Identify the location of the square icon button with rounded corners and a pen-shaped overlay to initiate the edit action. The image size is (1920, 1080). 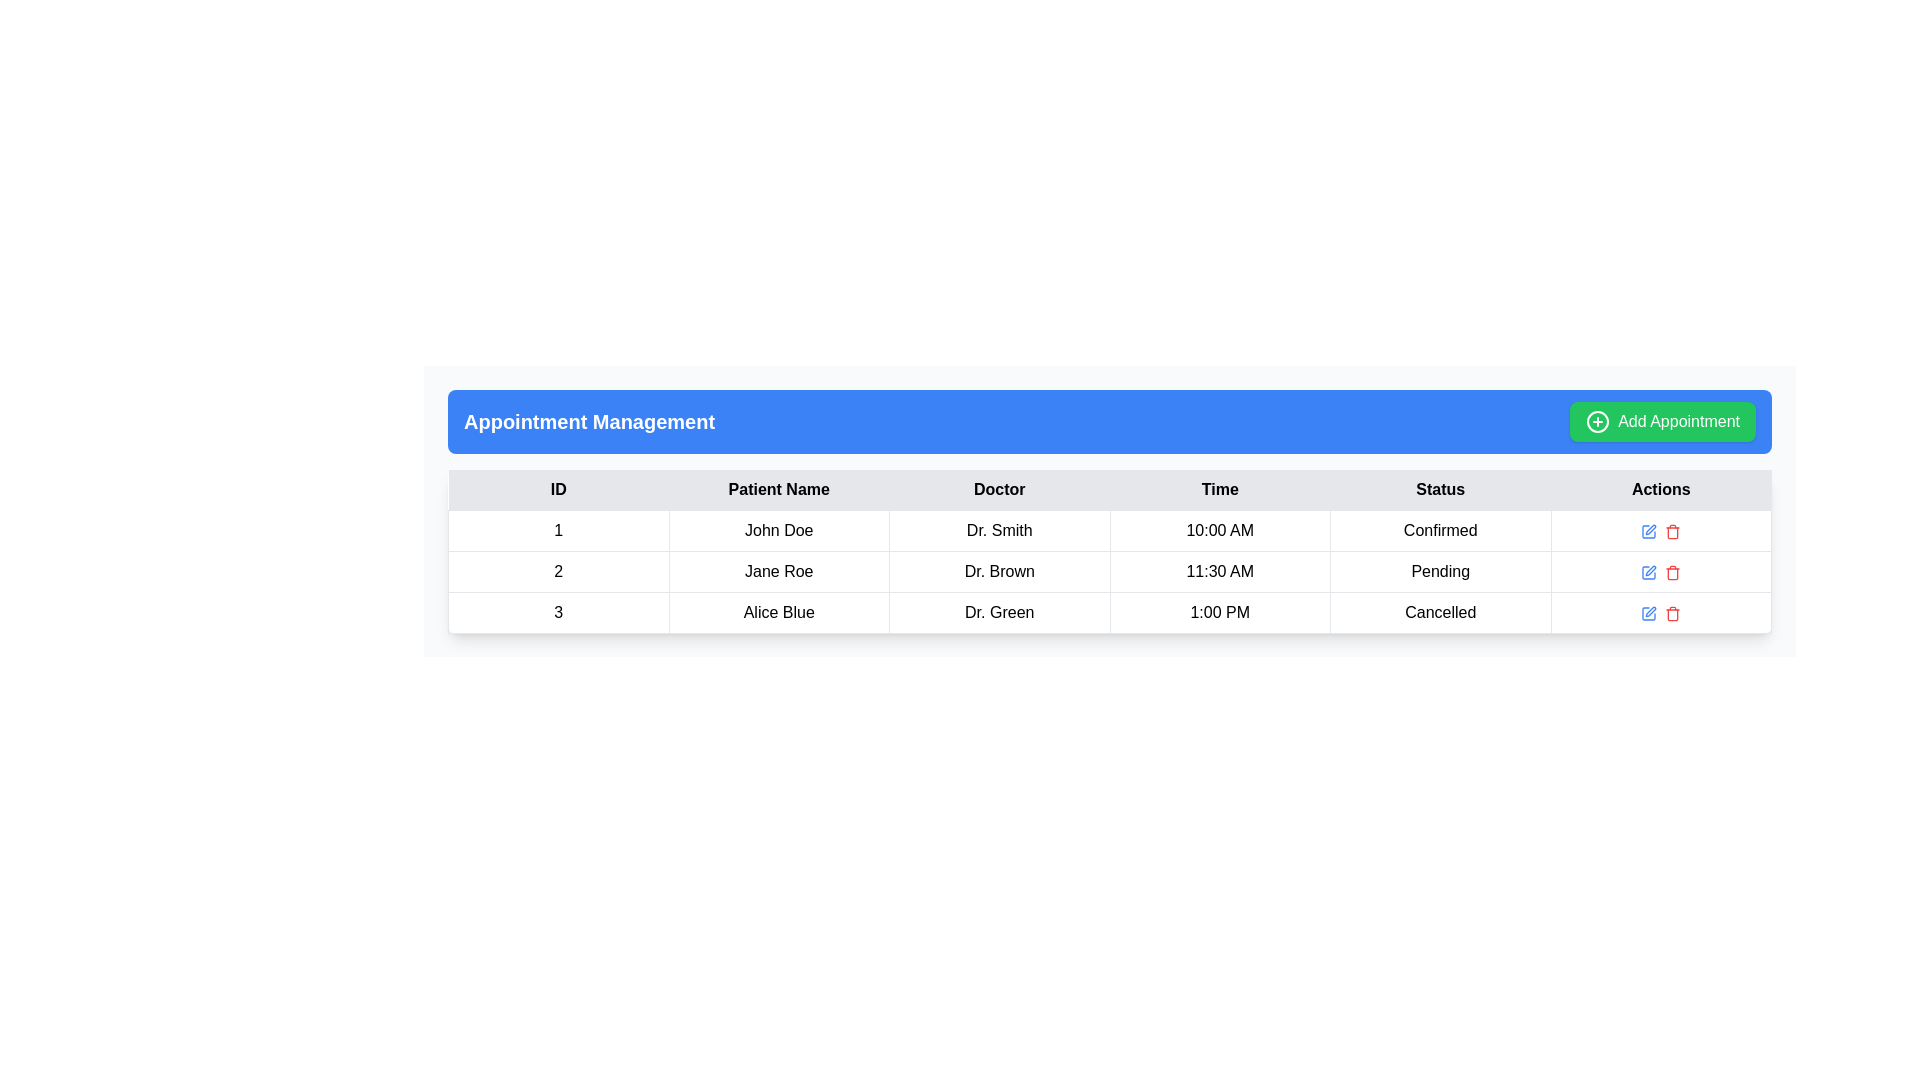
(1649, 572).